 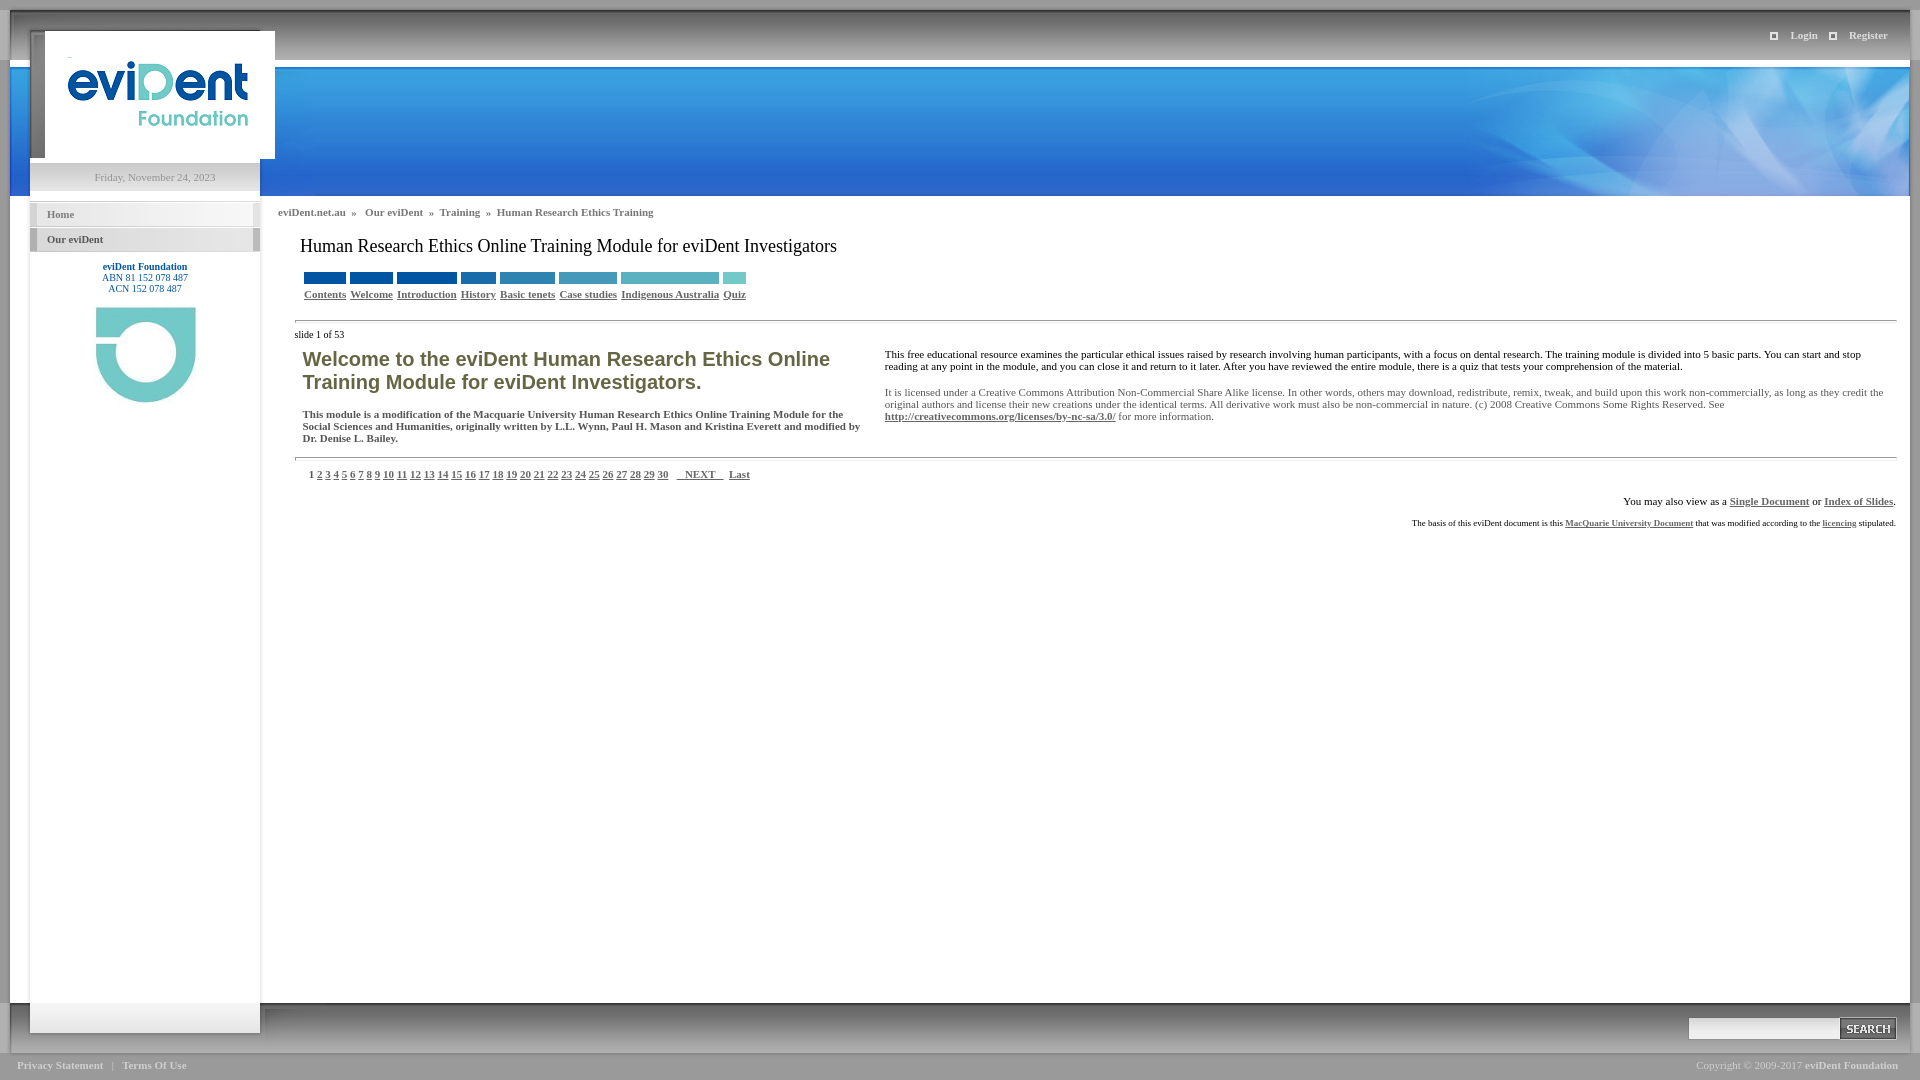 I want to click on '11', so click(x=401, y=474).